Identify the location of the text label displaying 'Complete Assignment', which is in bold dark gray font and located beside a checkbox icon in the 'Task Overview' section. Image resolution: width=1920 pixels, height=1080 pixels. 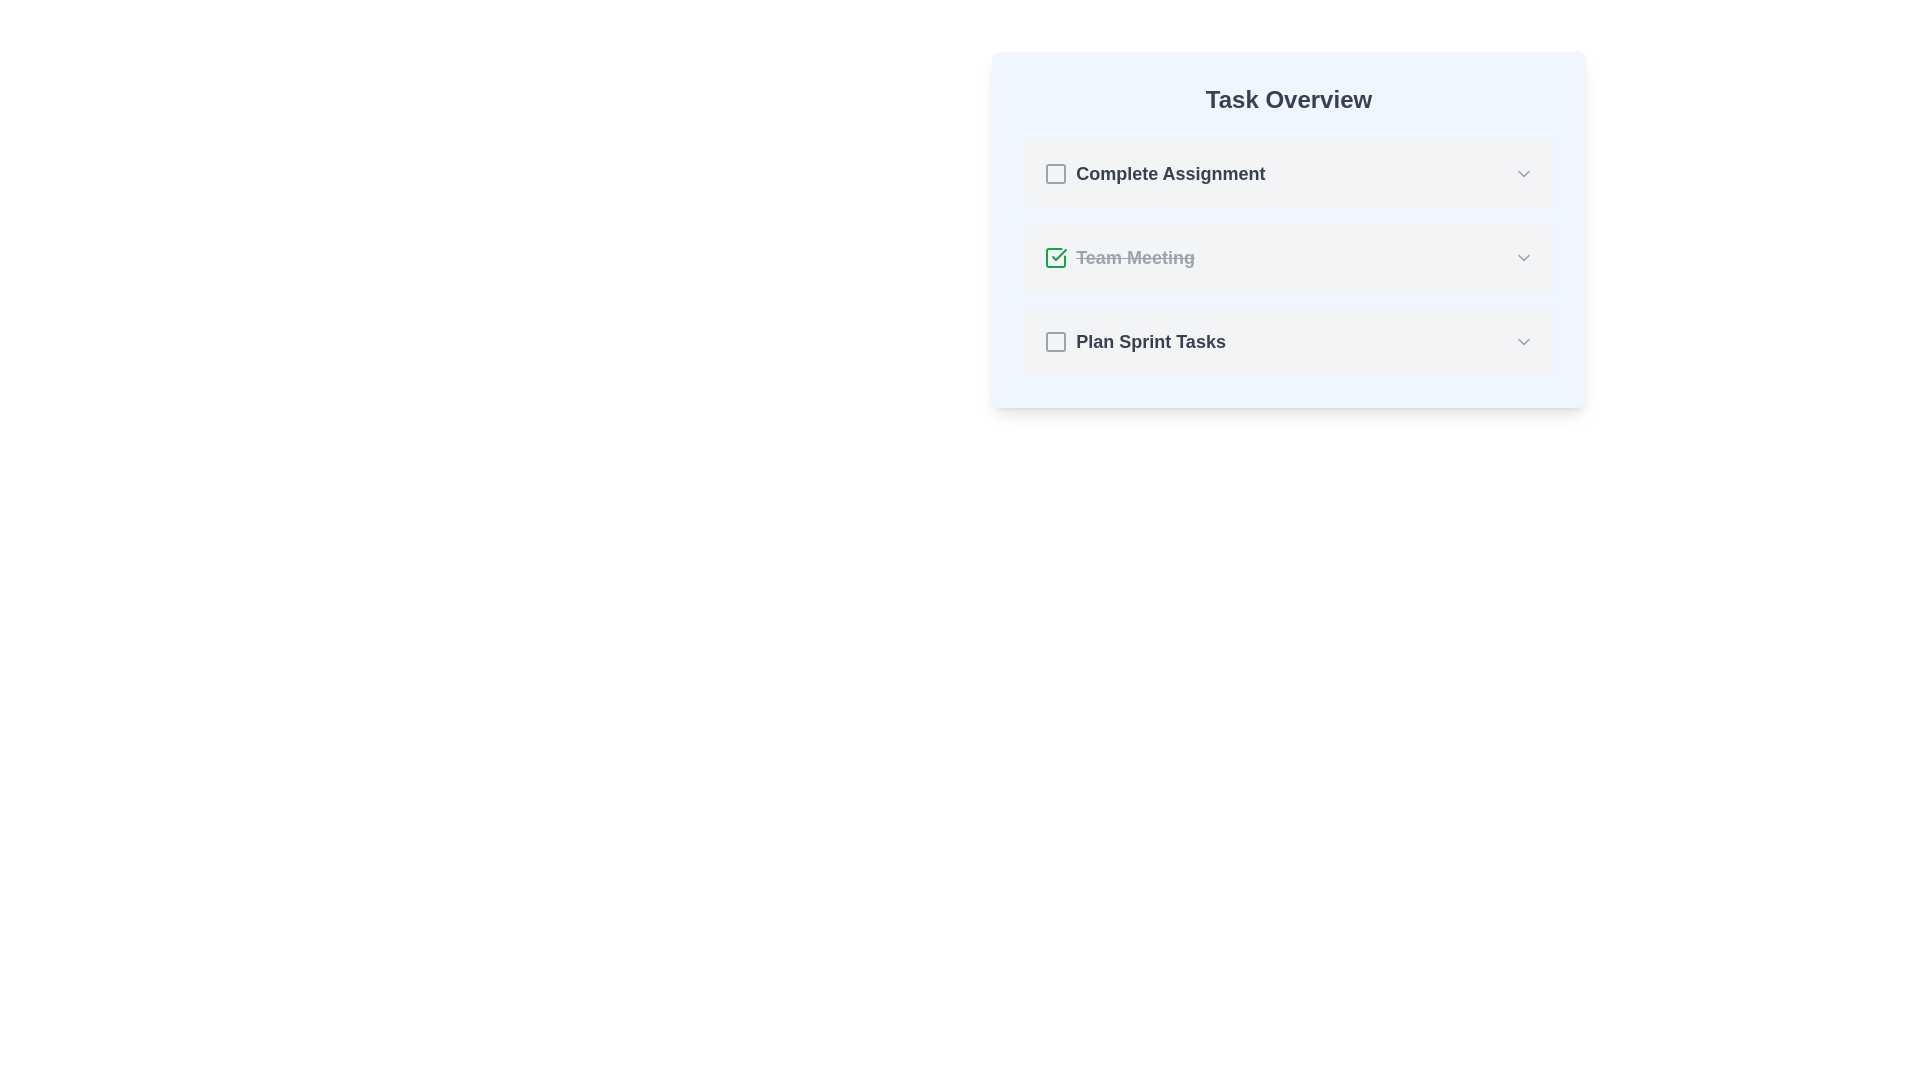
(1170, 172).